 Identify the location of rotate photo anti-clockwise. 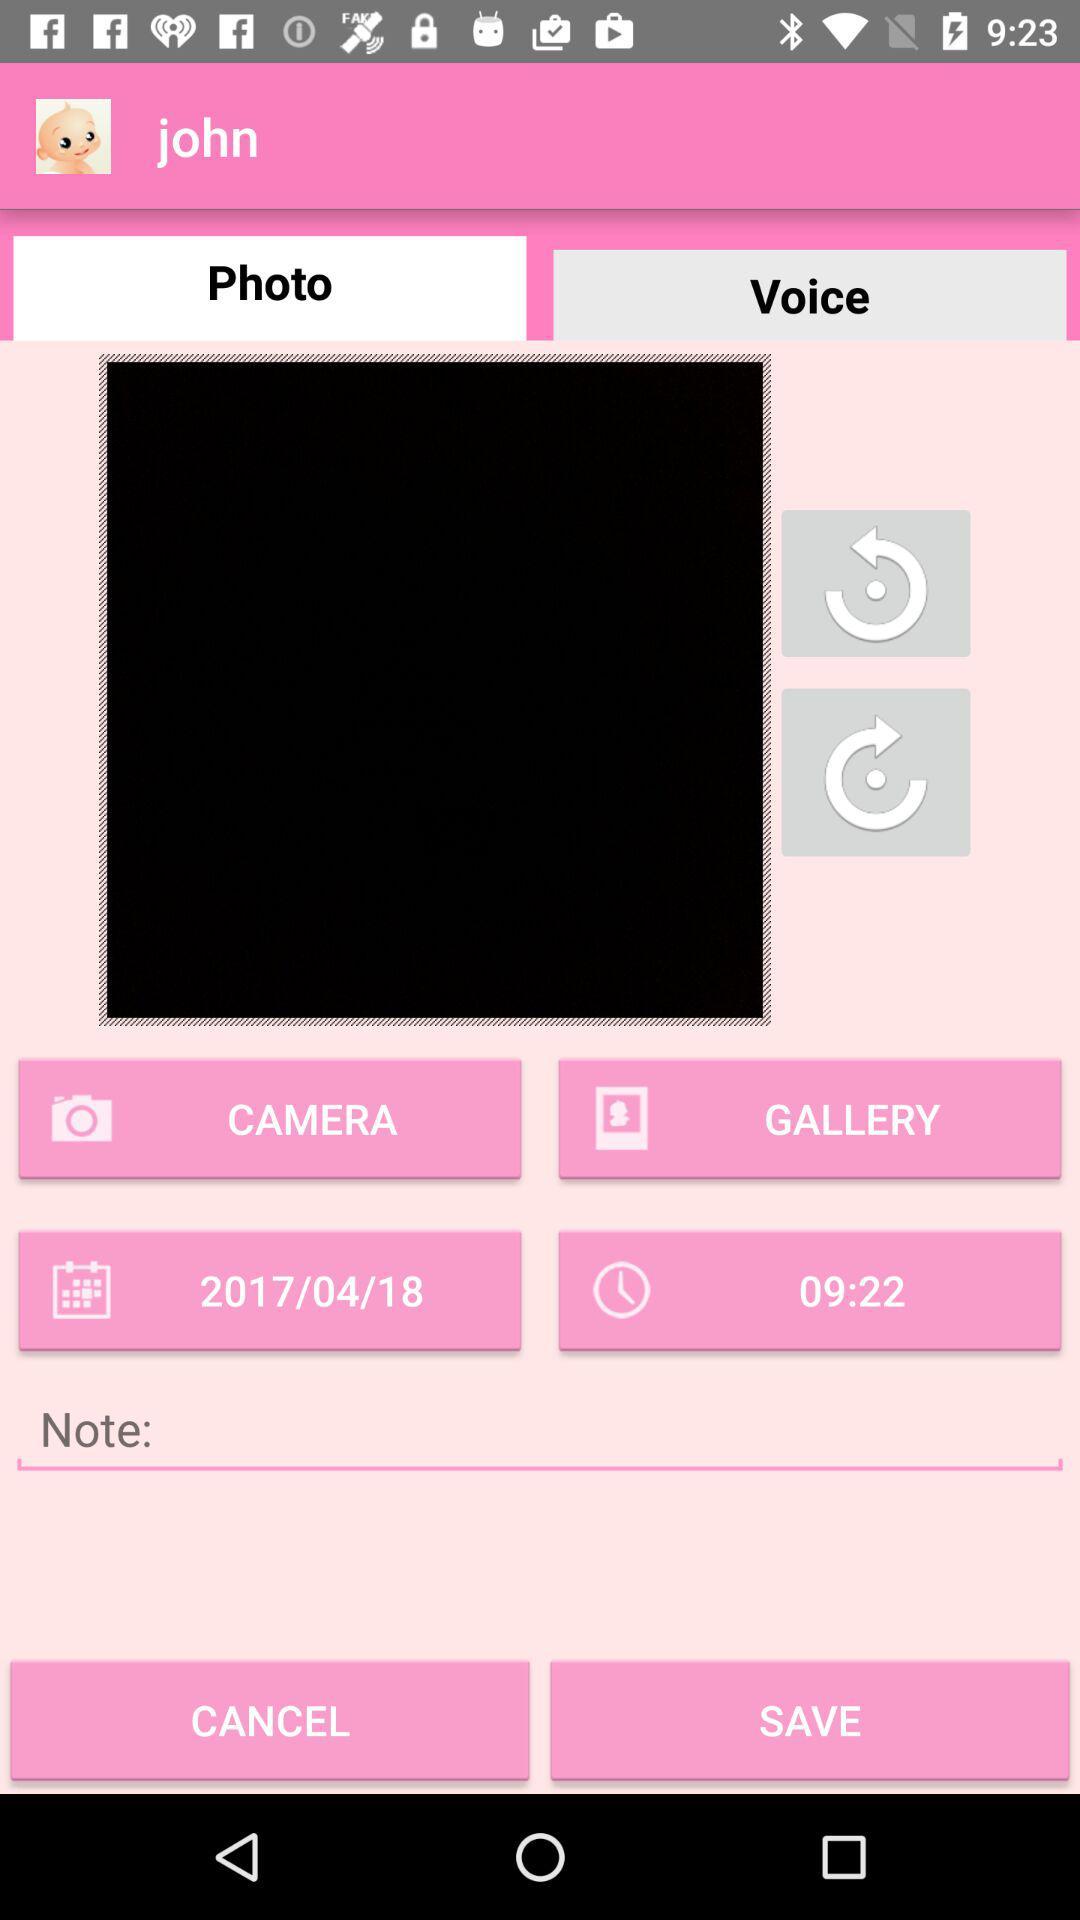
(874, 582).